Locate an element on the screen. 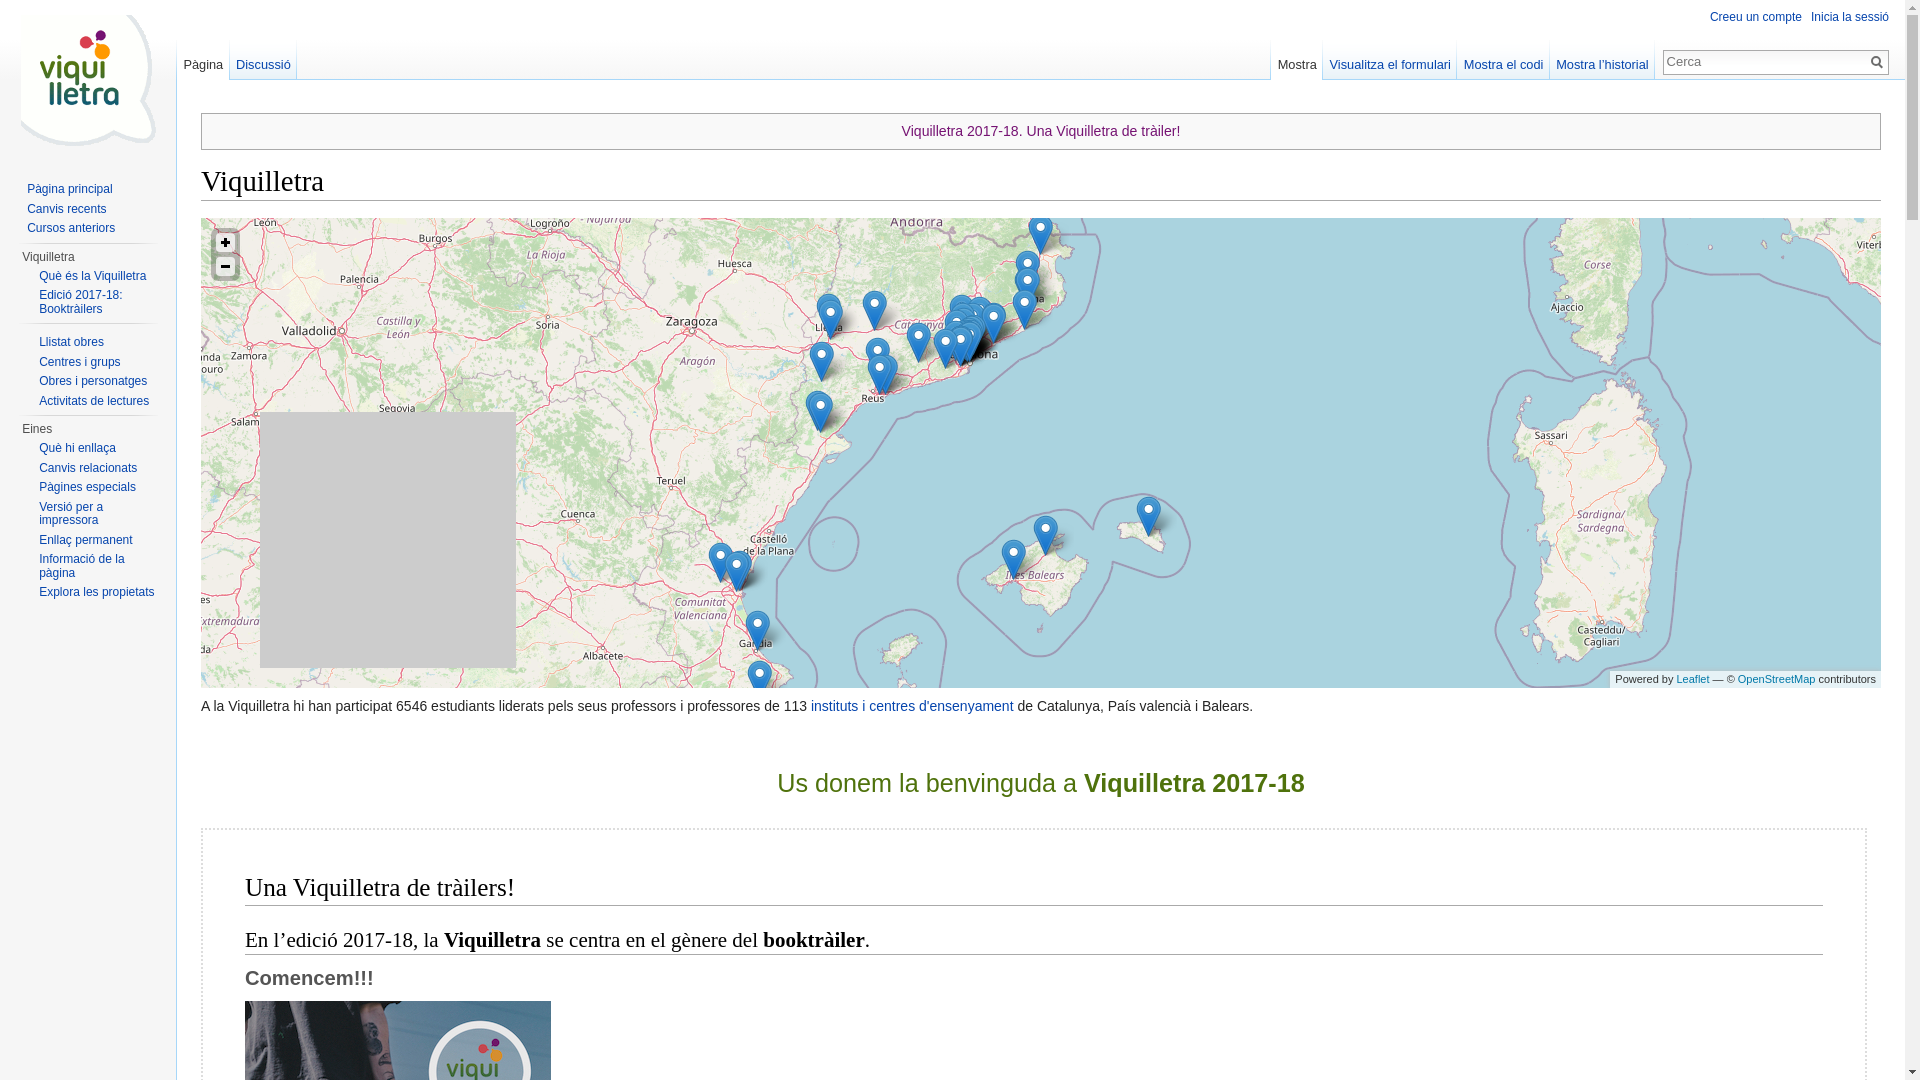 The width and height of the screenshot is (1920, 1080). 'Canvis relacionats' is located at coordinates (38, 466).